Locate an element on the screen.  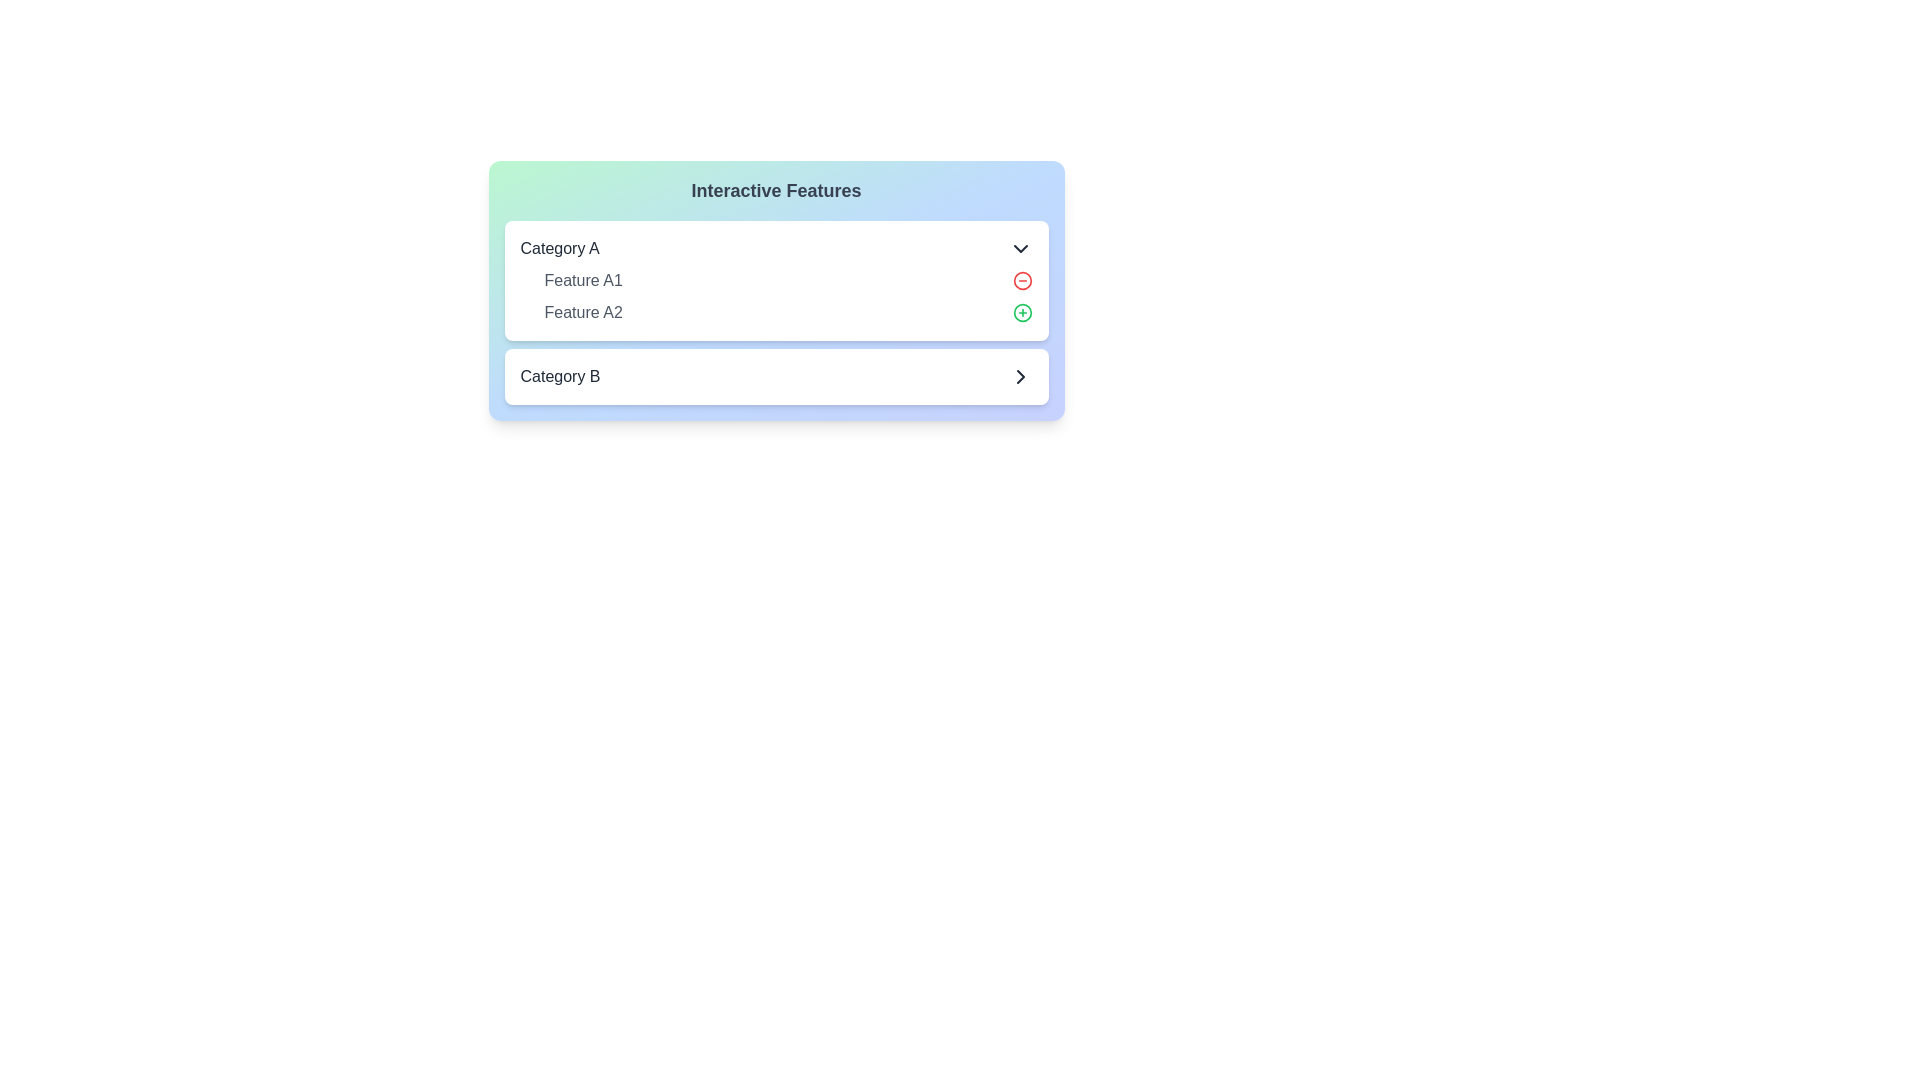
the rightward-pointing chevron icon located to the right of the text 'Category B' is located at coordinates (1020, 377).